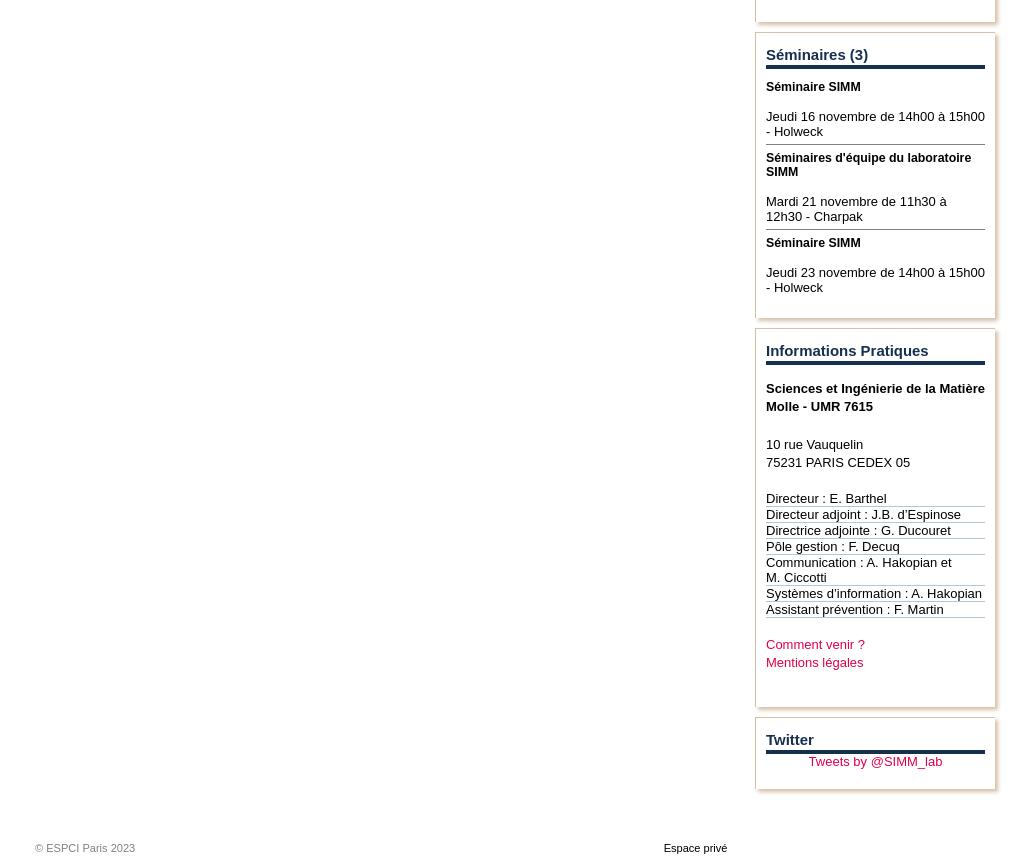  Describe the element at coordinates (764, 661) in the screenshot. I see `'Mentions légales'` at that location.